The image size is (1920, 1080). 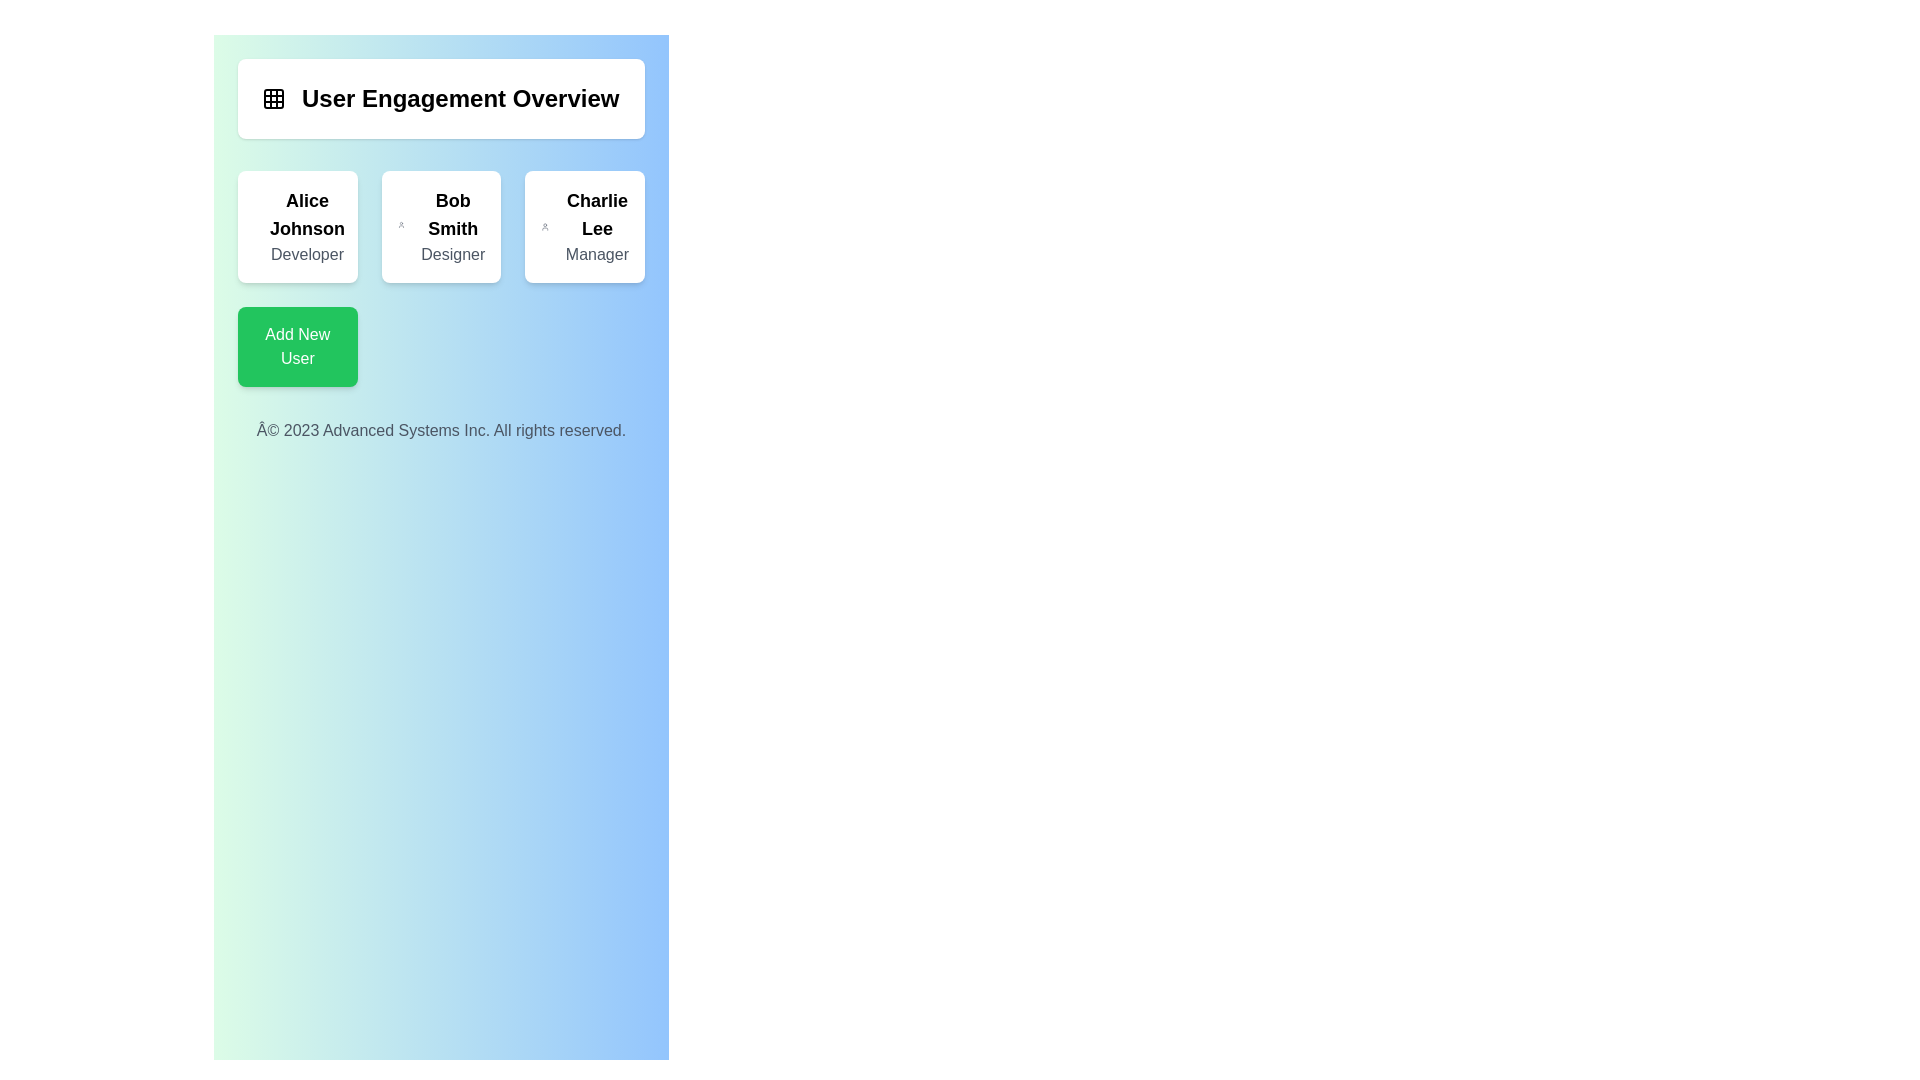 I want to click on the central SVG rectangle within the 3x3 grid in the header section labeled 'User Engagement Overview', so click(x=272, y=99).